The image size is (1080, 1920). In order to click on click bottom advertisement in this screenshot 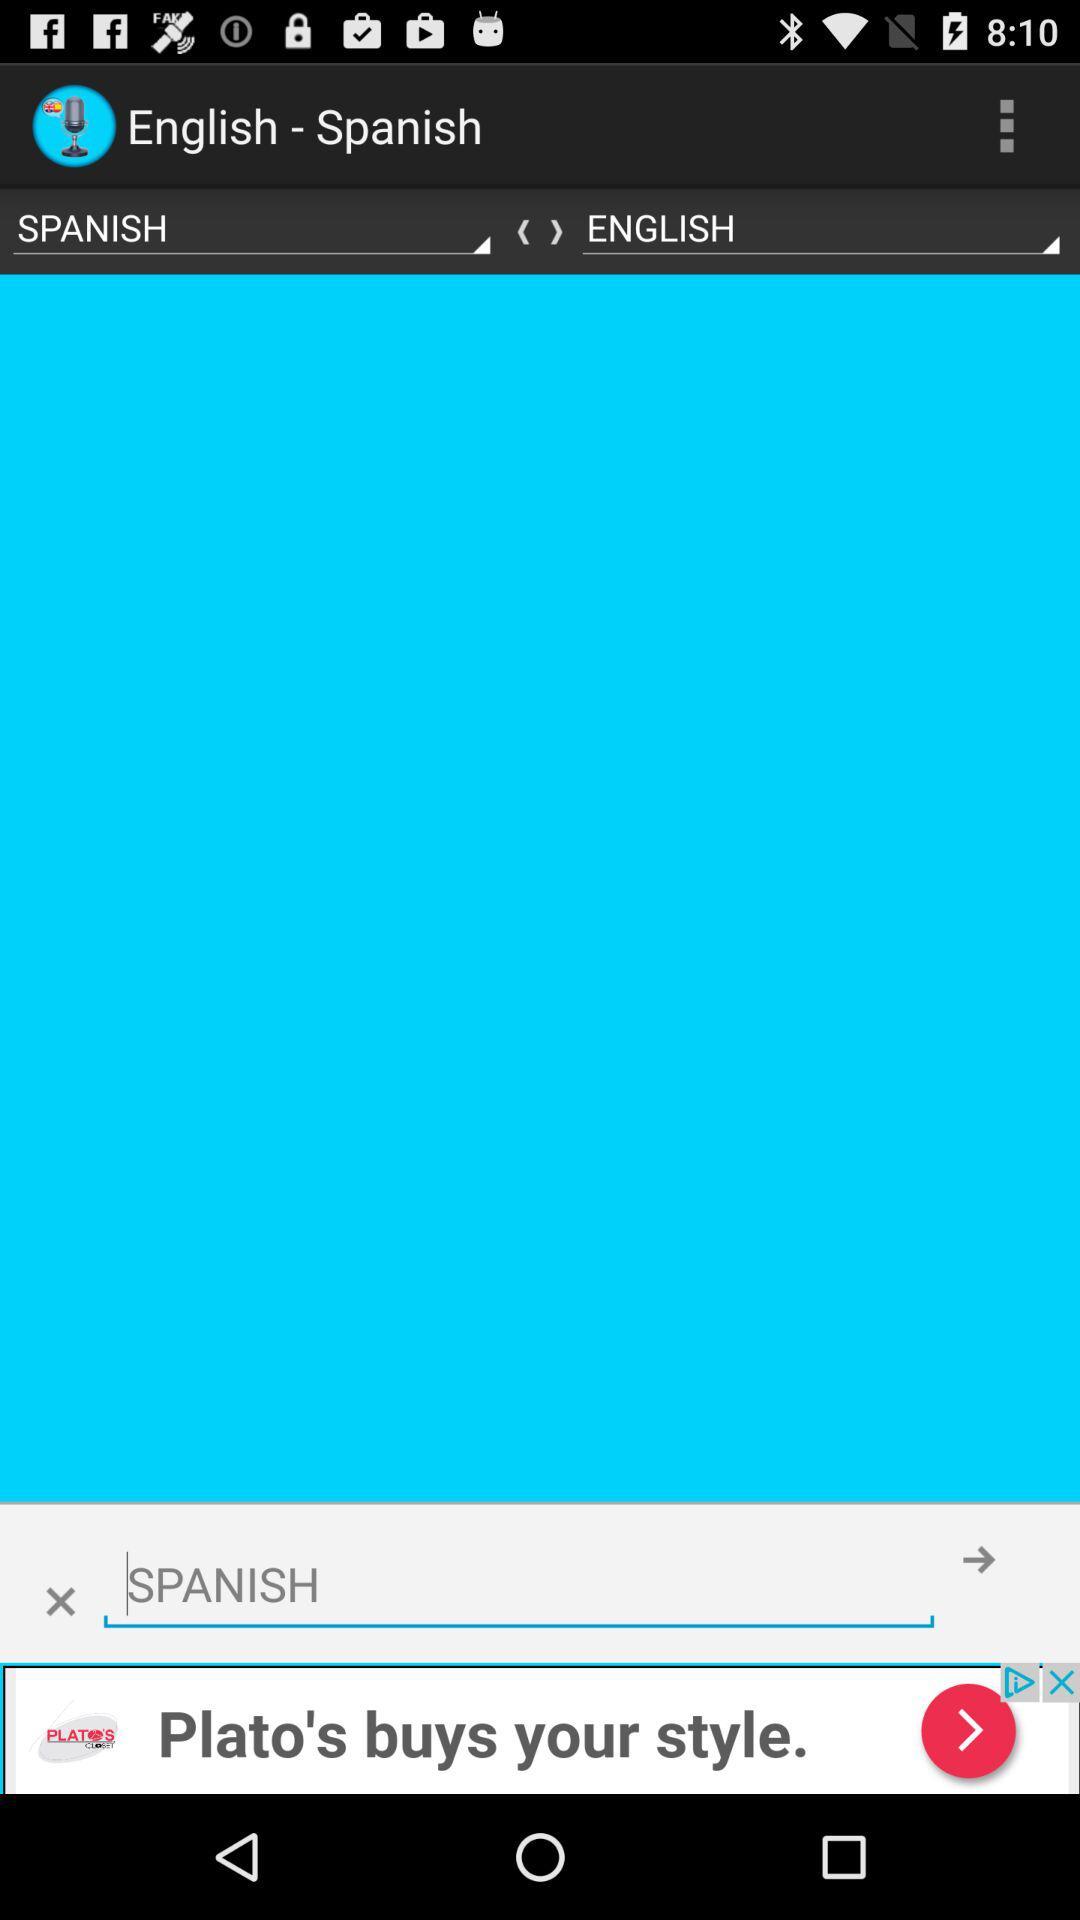, I will do `click(540, 1727)`.